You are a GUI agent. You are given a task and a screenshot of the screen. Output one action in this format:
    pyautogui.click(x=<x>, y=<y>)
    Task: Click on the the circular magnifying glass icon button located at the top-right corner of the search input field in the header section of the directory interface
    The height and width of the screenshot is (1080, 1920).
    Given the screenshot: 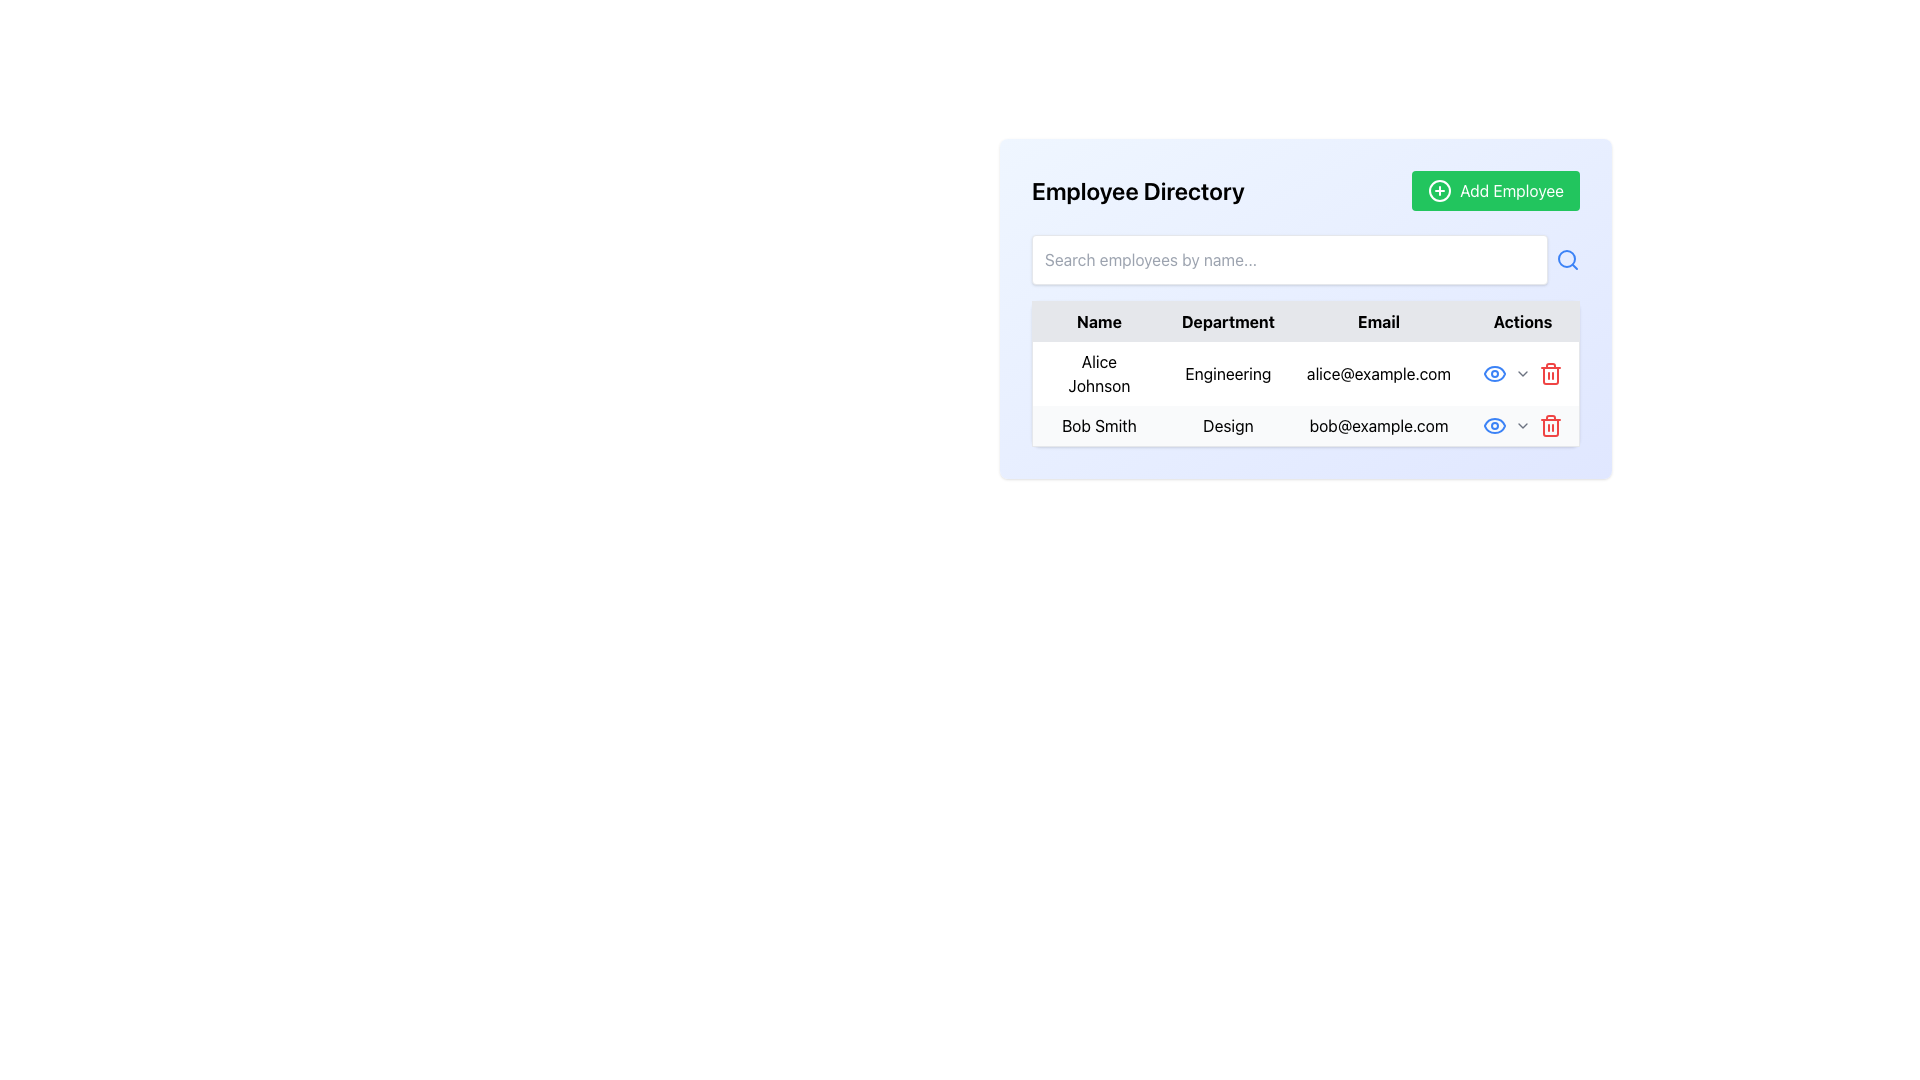 What is the action you would take?
    pyautogui.click(x=1567, y=258)
    